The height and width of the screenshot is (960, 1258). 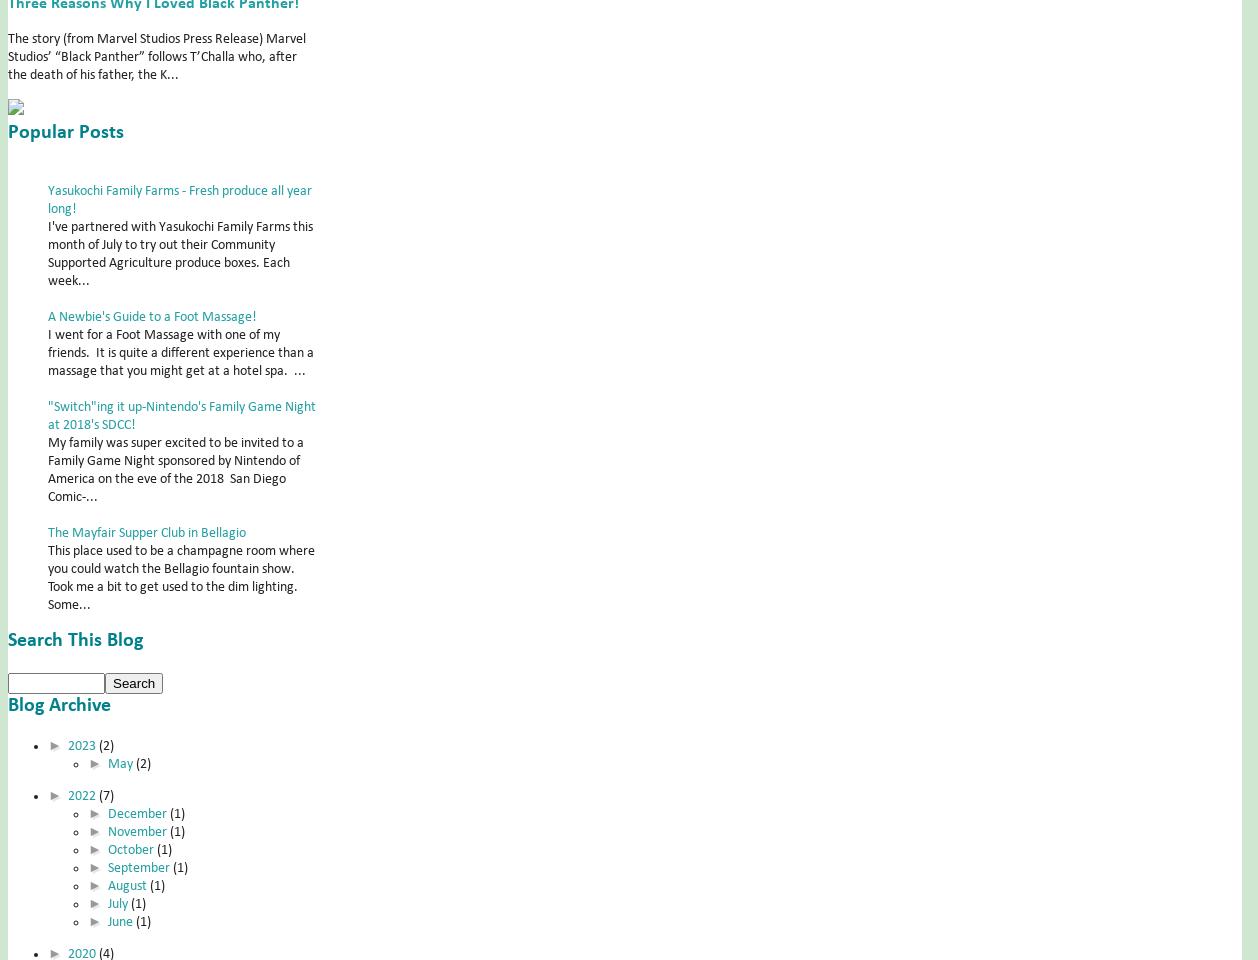 What do you see at coordinates (8, 131) in the screenshot?
I see `'Popular Posts'` at bounding box center [8, 131].